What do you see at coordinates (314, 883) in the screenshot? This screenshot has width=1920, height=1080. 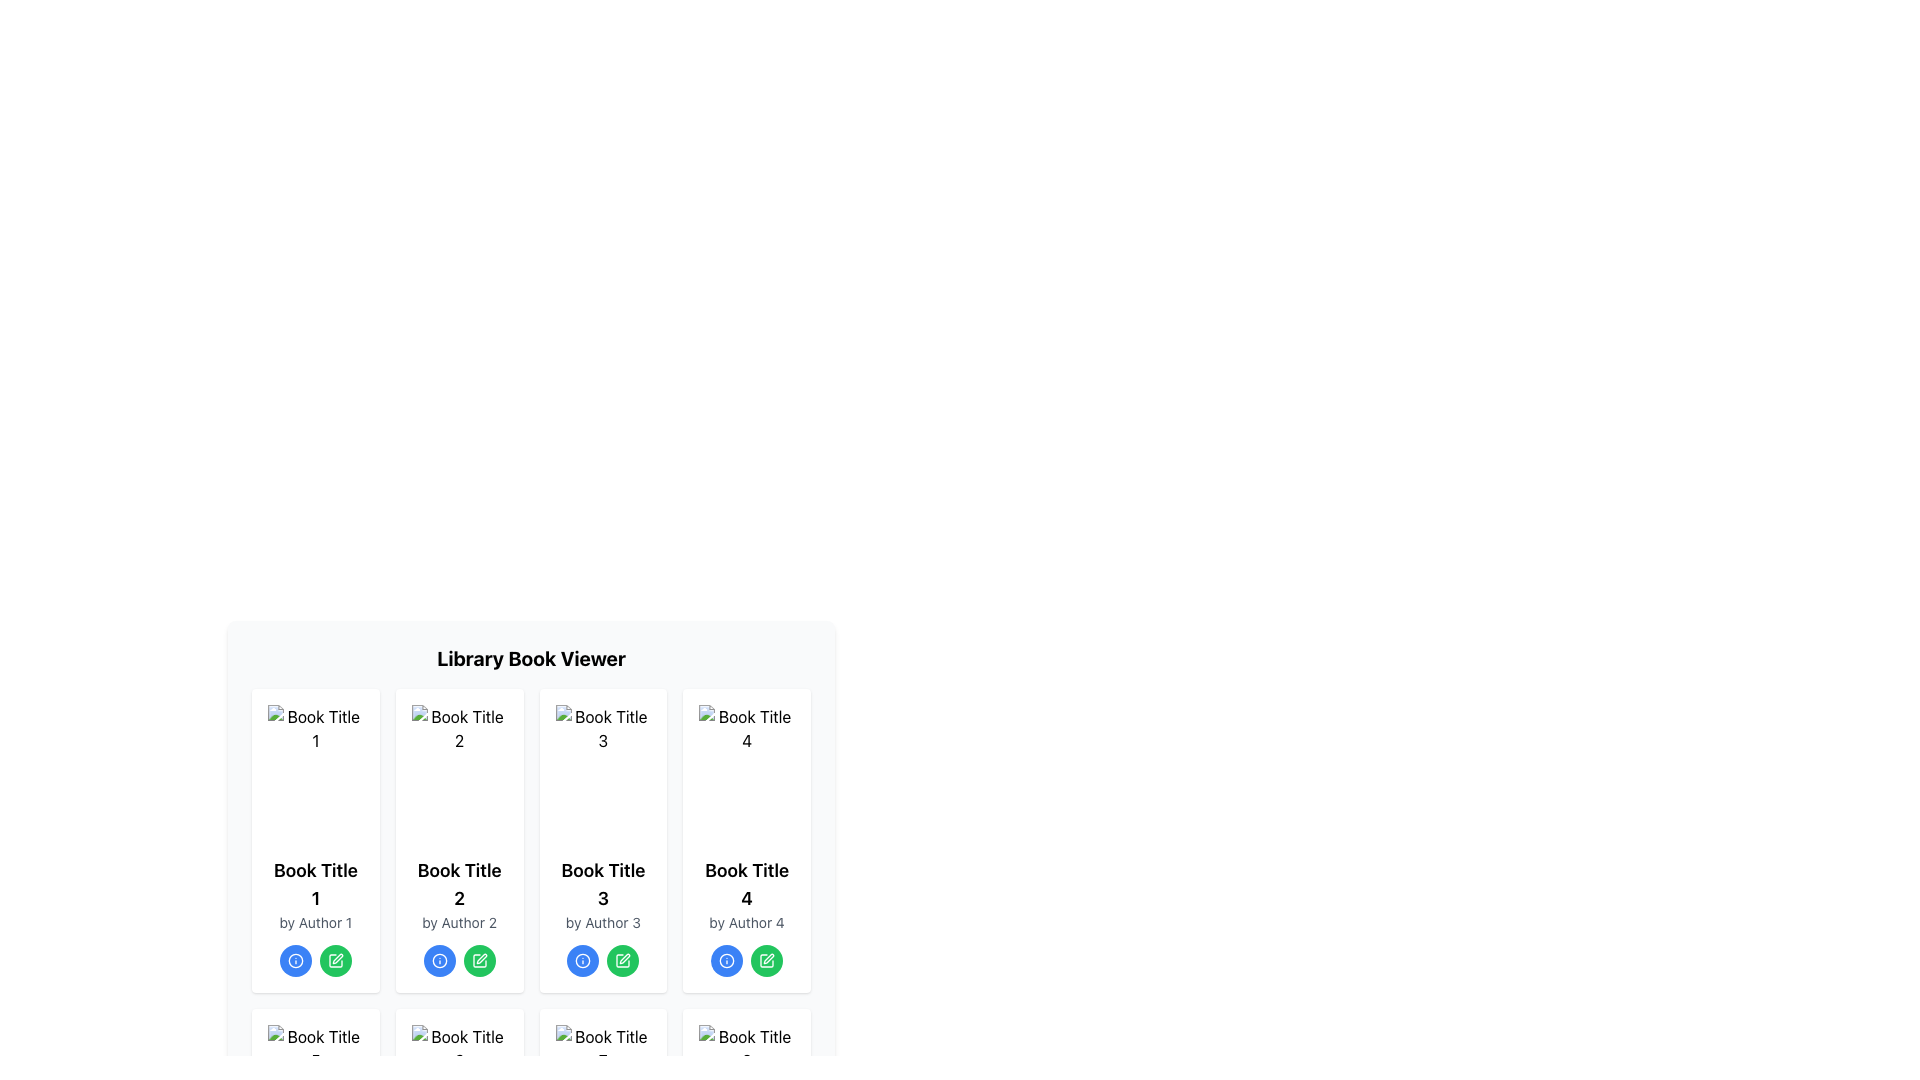 I see `the title text of the first book card in the grid view, which is located below the book cover image` at bounding box center [314, 883].